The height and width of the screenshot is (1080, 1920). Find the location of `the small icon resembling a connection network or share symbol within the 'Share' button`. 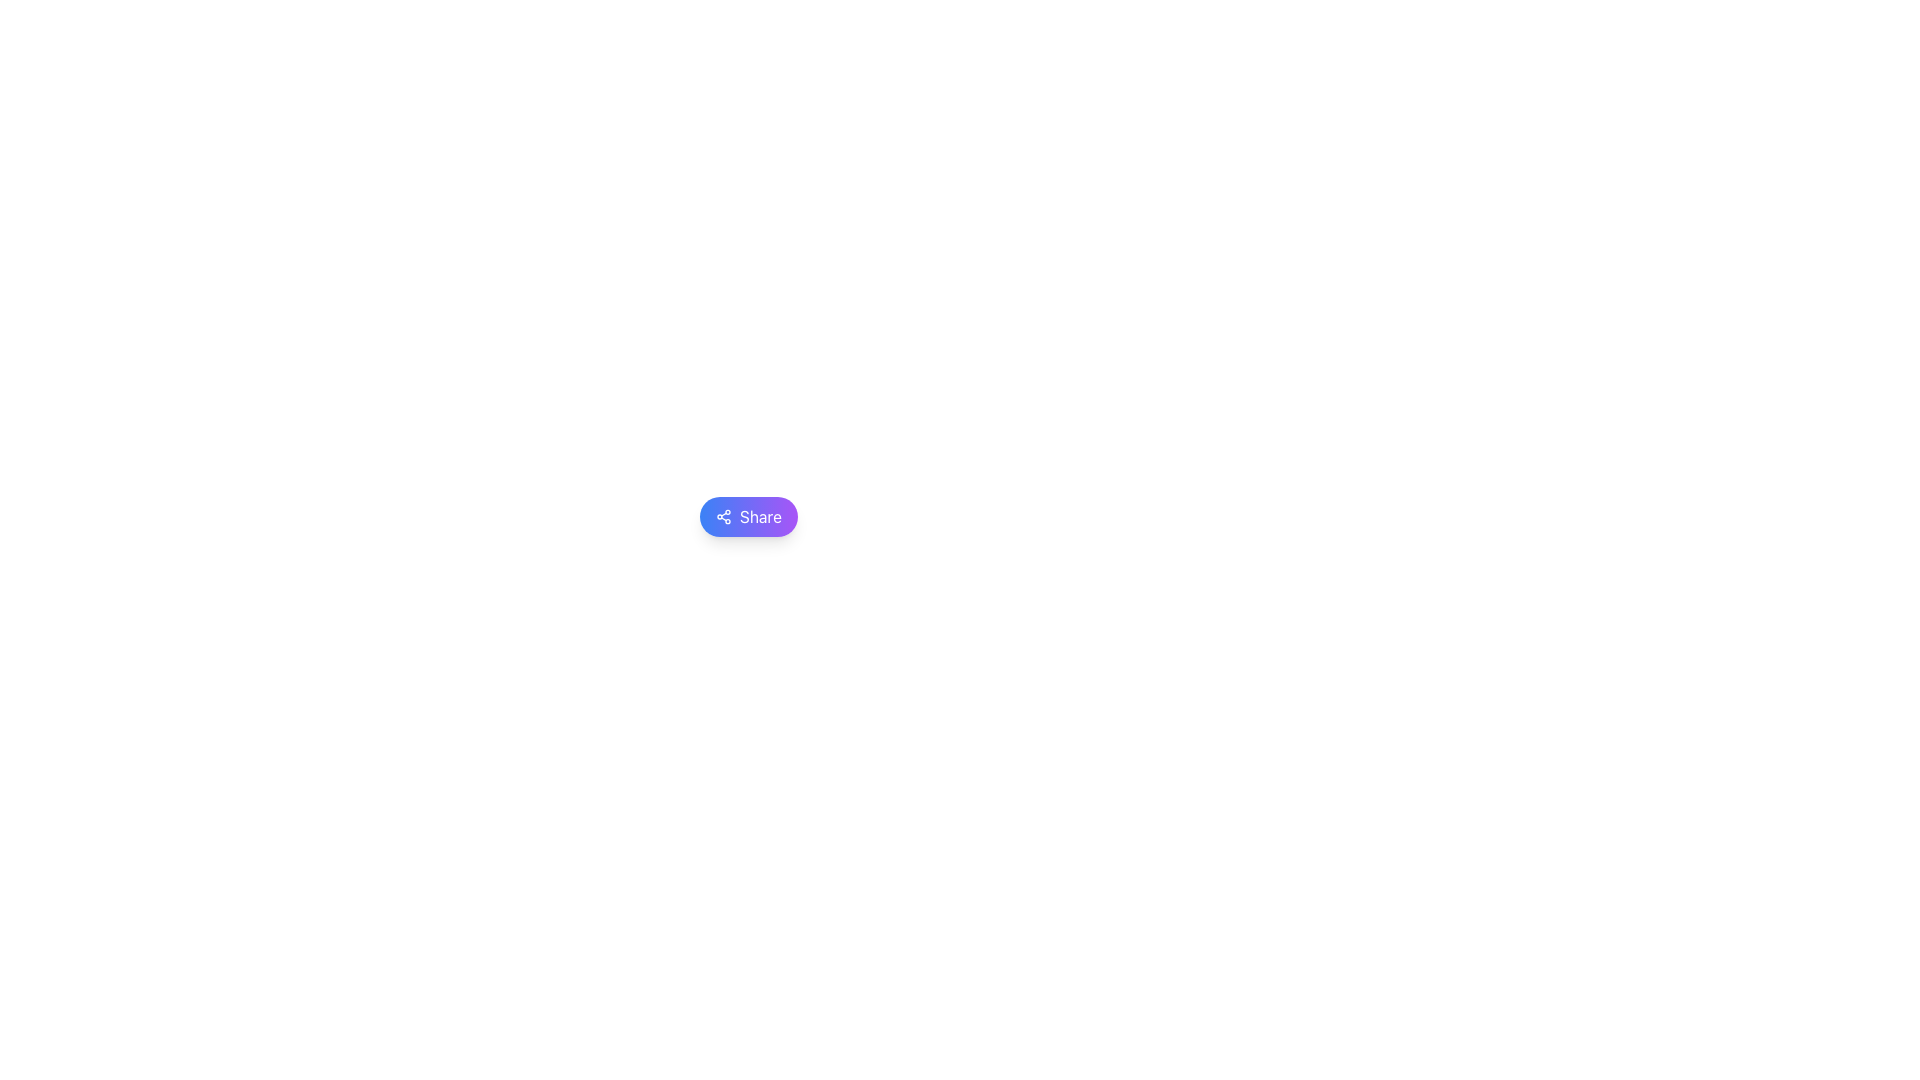

the small icon resembling a connection network or share symbol within the 'Share' button is located at coordinates (723, 515).